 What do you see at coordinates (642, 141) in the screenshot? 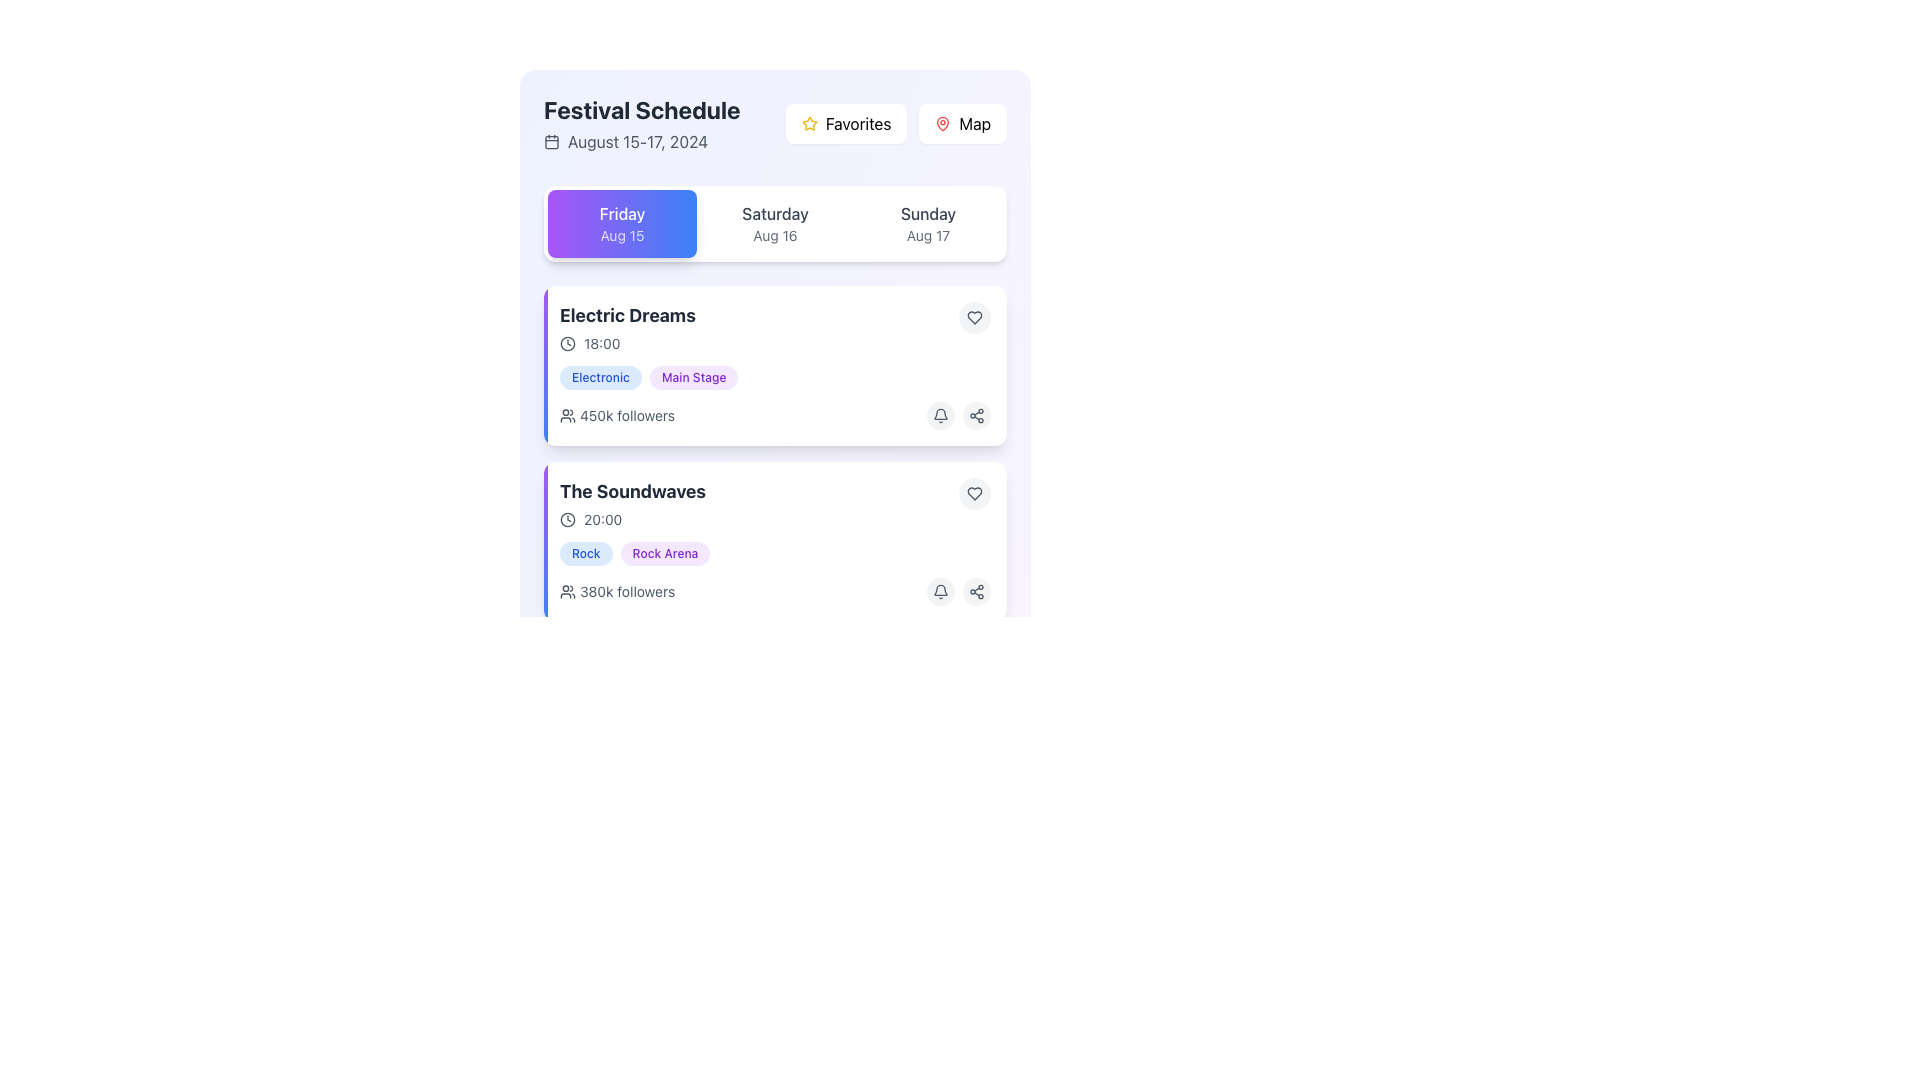
I see `the static text label with an icon that provides information about the event's schedule dates, located beneath the 'Festival Schedule' header` at bounding box center [642, 141].